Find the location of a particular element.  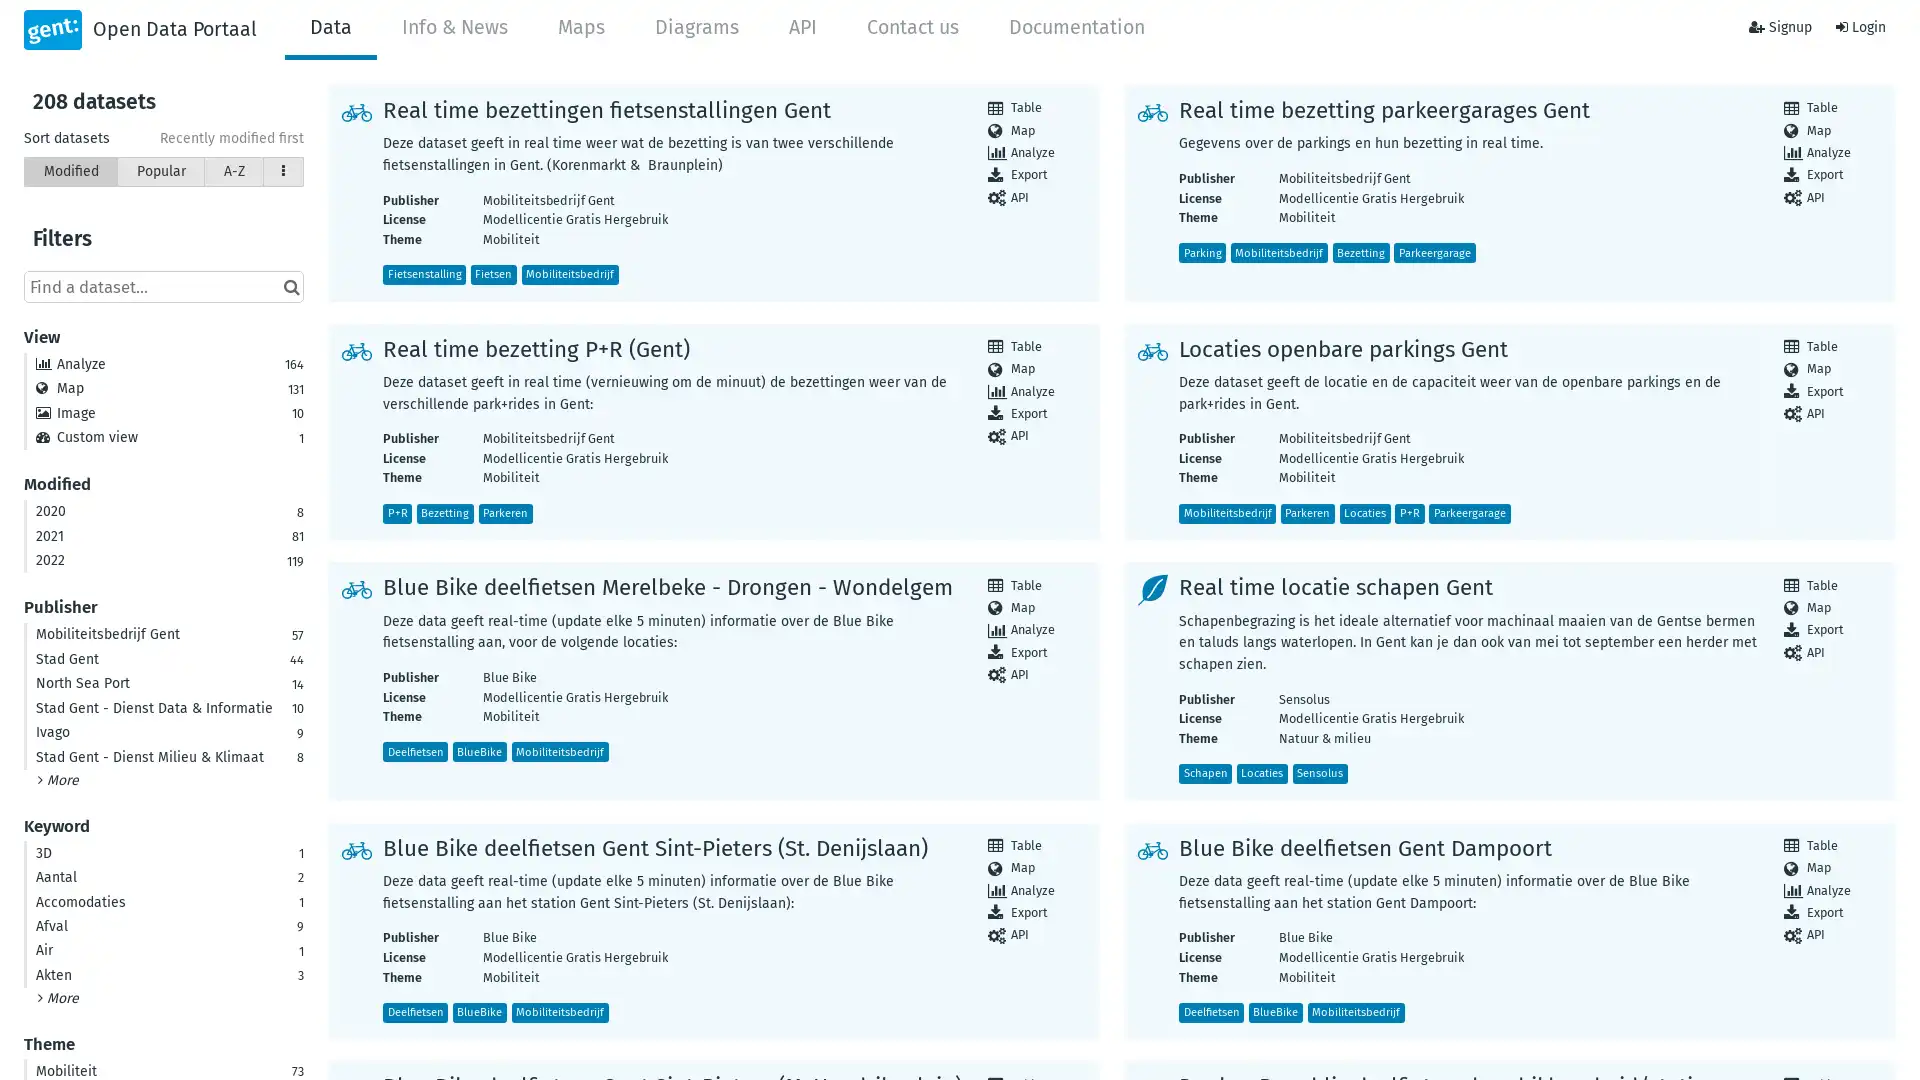

Search in catalog is located at coordinates (290, 286).